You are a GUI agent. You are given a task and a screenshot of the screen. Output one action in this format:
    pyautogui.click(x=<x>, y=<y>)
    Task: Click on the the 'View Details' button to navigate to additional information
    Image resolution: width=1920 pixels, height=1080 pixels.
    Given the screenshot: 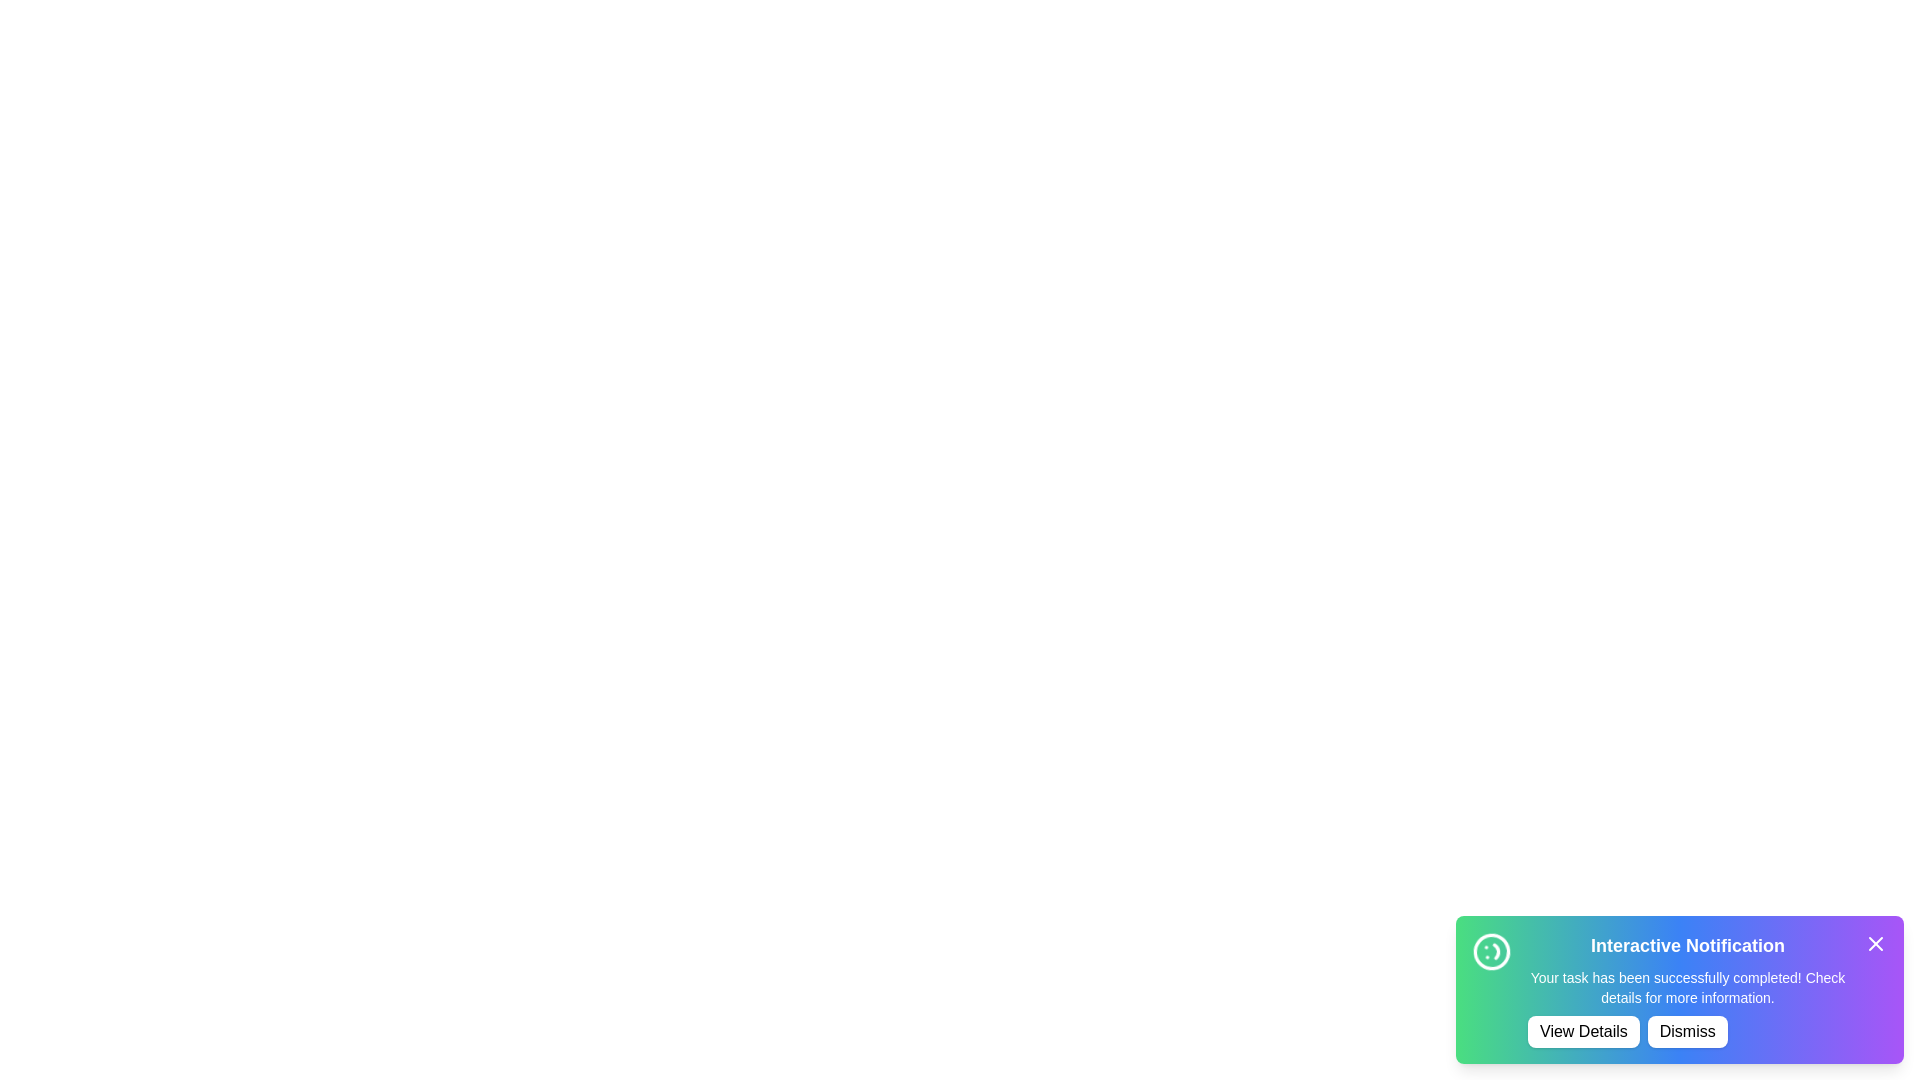 What is the action you would take?
    pyautogui.click(x=1582, y=1032)
    